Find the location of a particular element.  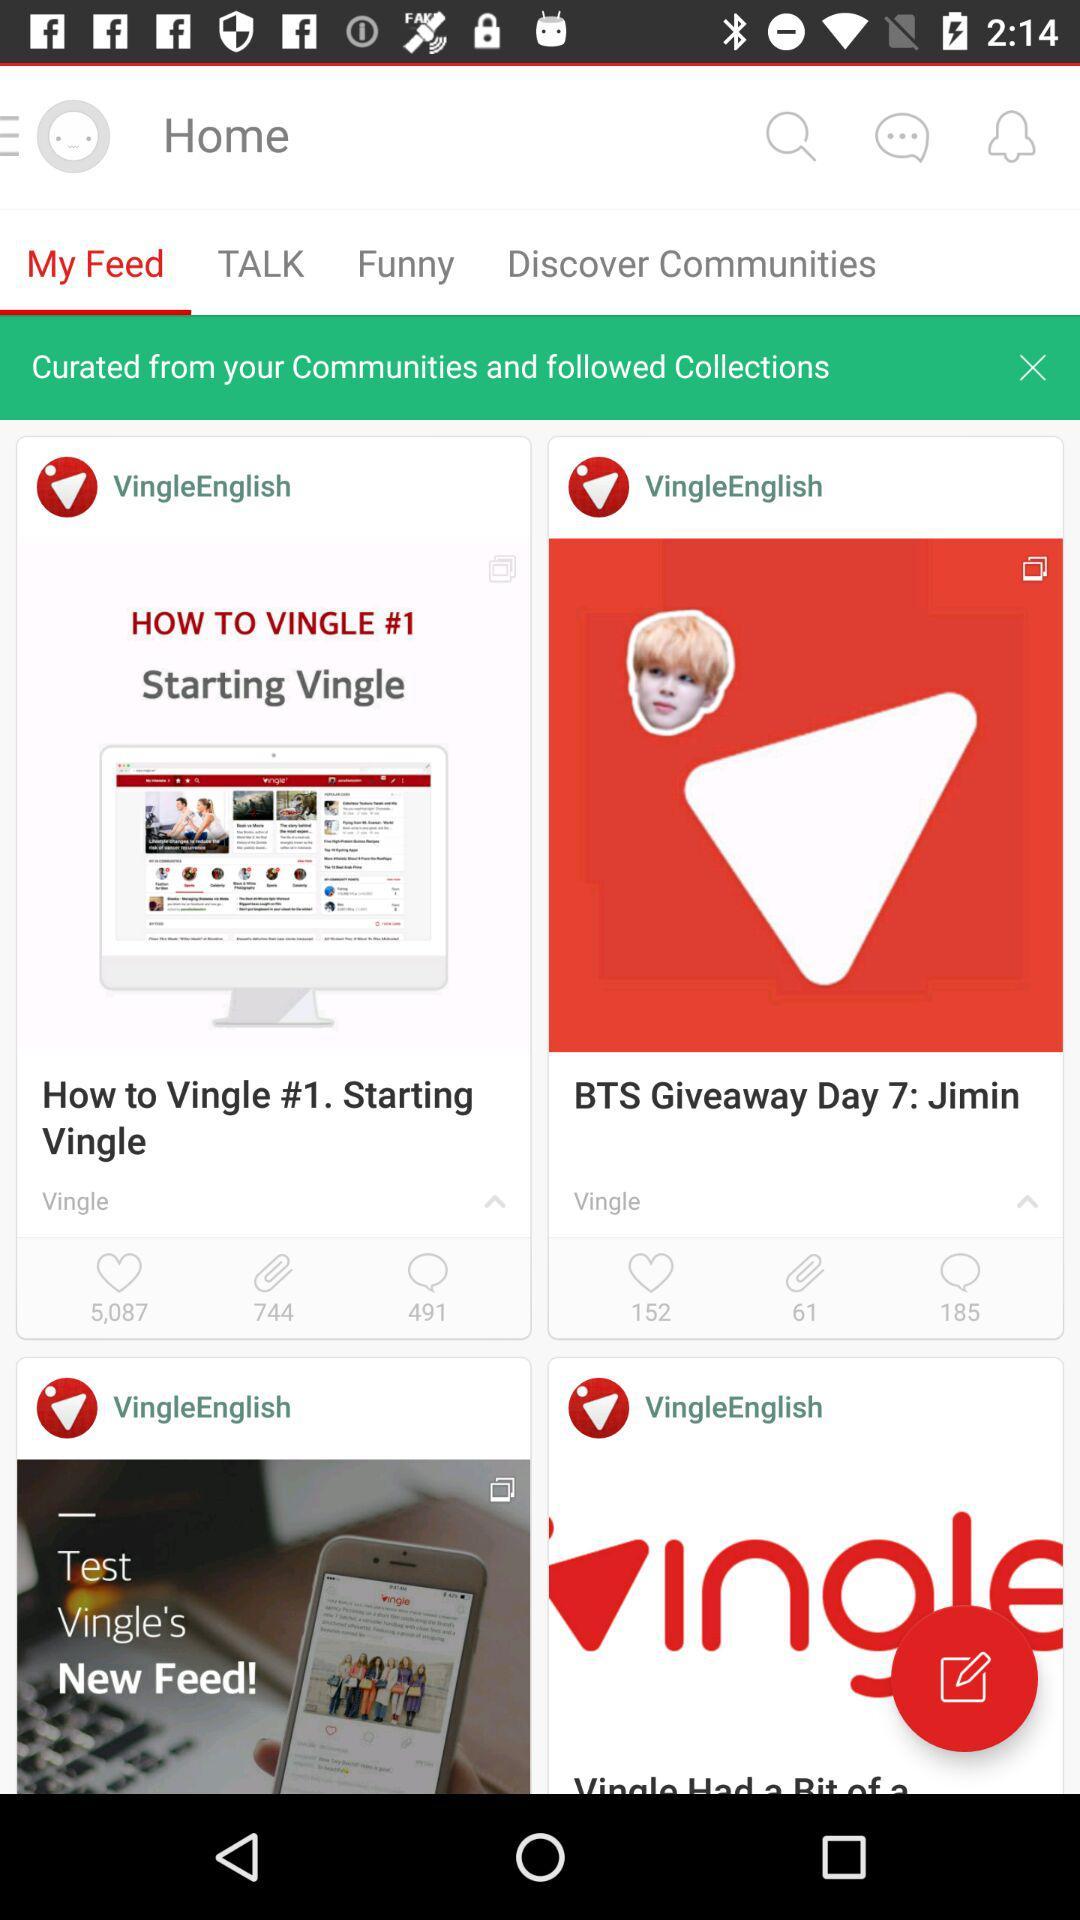

item to the left of the 152 item is located at coordinates (427, 1290).